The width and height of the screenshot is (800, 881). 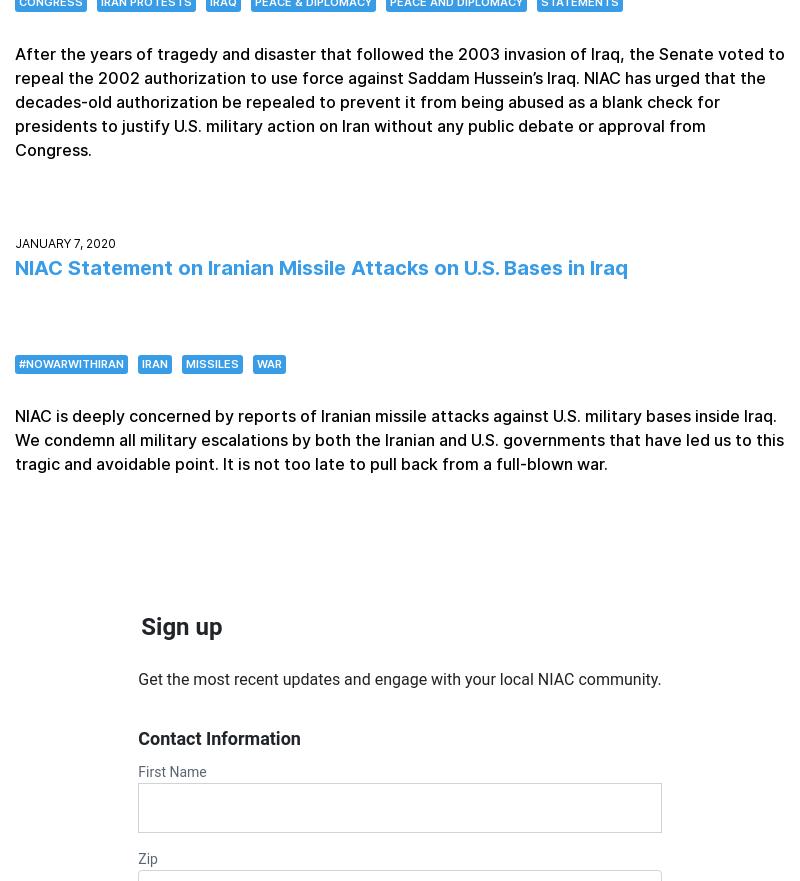 I want to click on 'After the years of tragedy and disaster that followed the 2003 invasion of Iraq, the Senate voted to repeal the 2002 authorization to use force against Saddam Hussein’s Iraq. NIAC has urged that the decades-old authorization be repealed to prevent it from being abused as a blank check for presidents to justify U.S. military action on Iran without any public debate or approval from Congress.', so click(x=14, y=99).